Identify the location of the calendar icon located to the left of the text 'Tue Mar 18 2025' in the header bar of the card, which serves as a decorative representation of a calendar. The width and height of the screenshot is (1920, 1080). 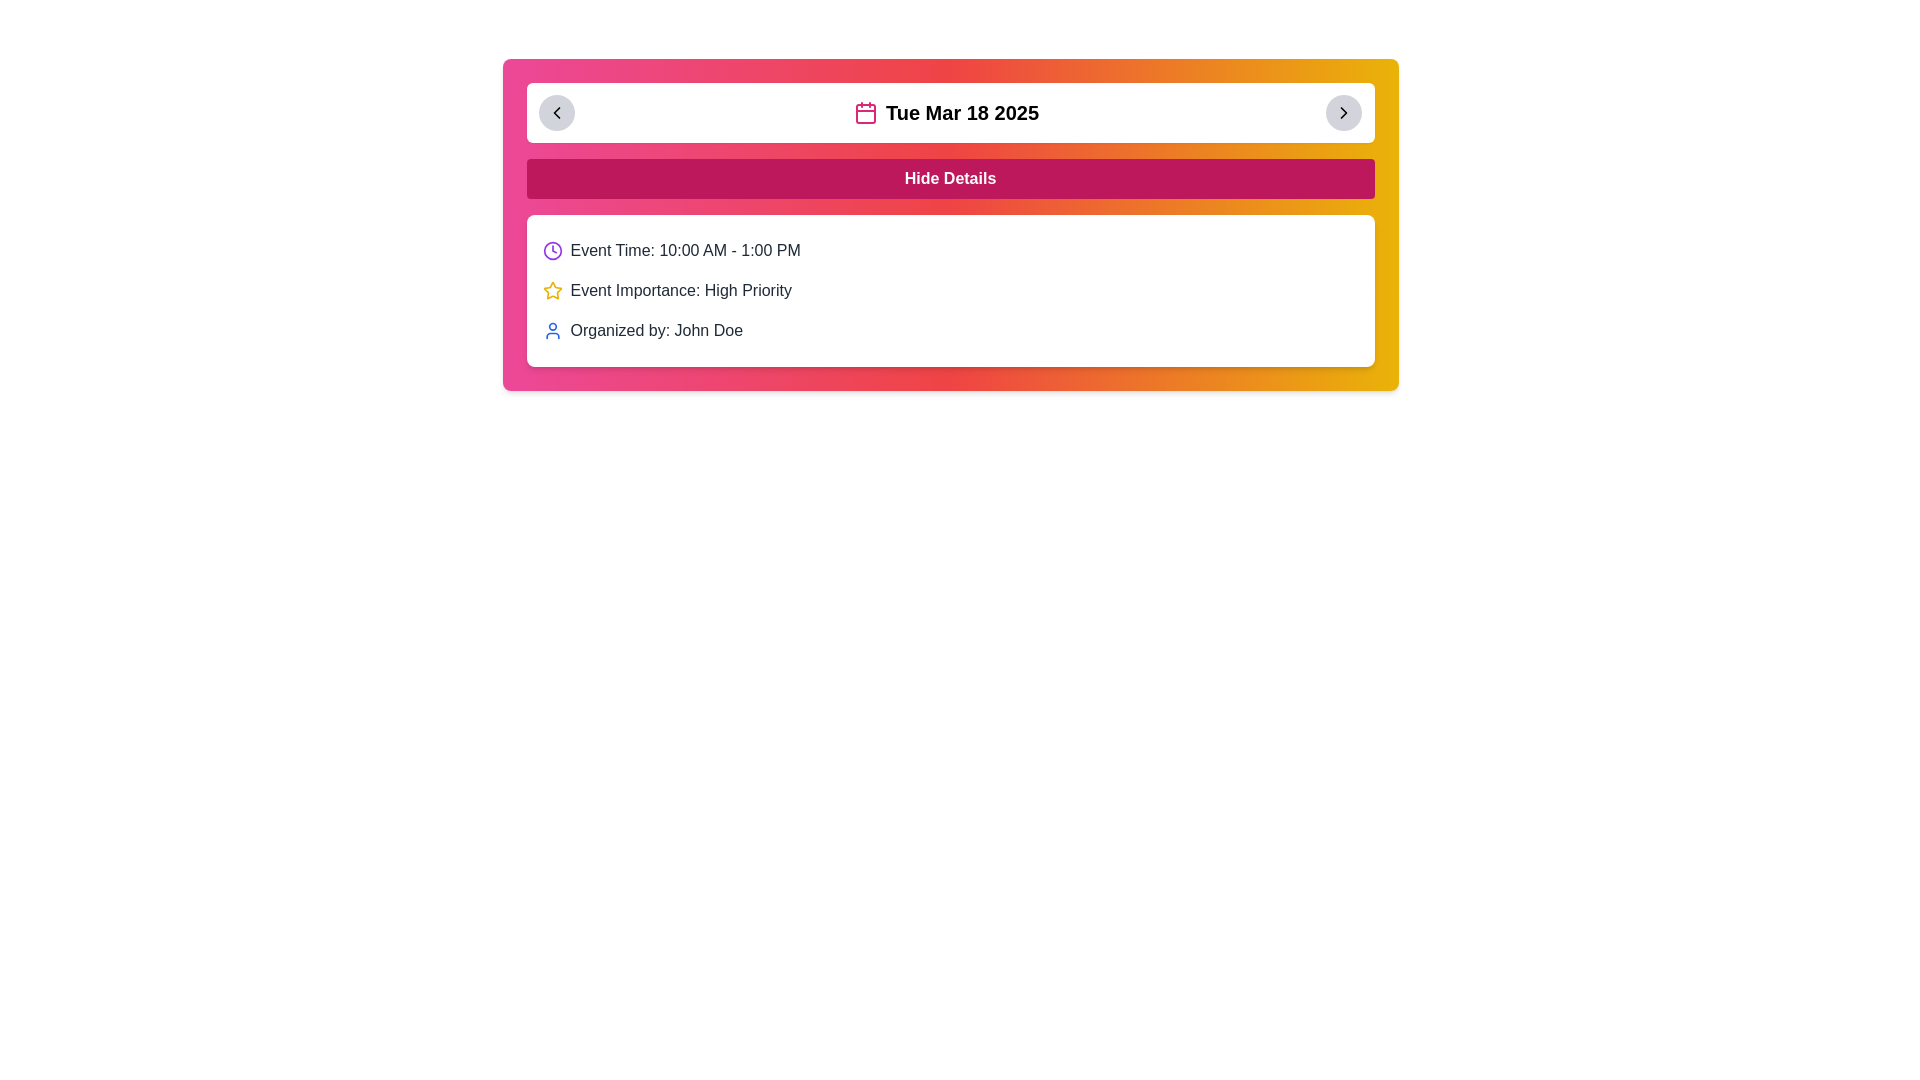
(865, 112).